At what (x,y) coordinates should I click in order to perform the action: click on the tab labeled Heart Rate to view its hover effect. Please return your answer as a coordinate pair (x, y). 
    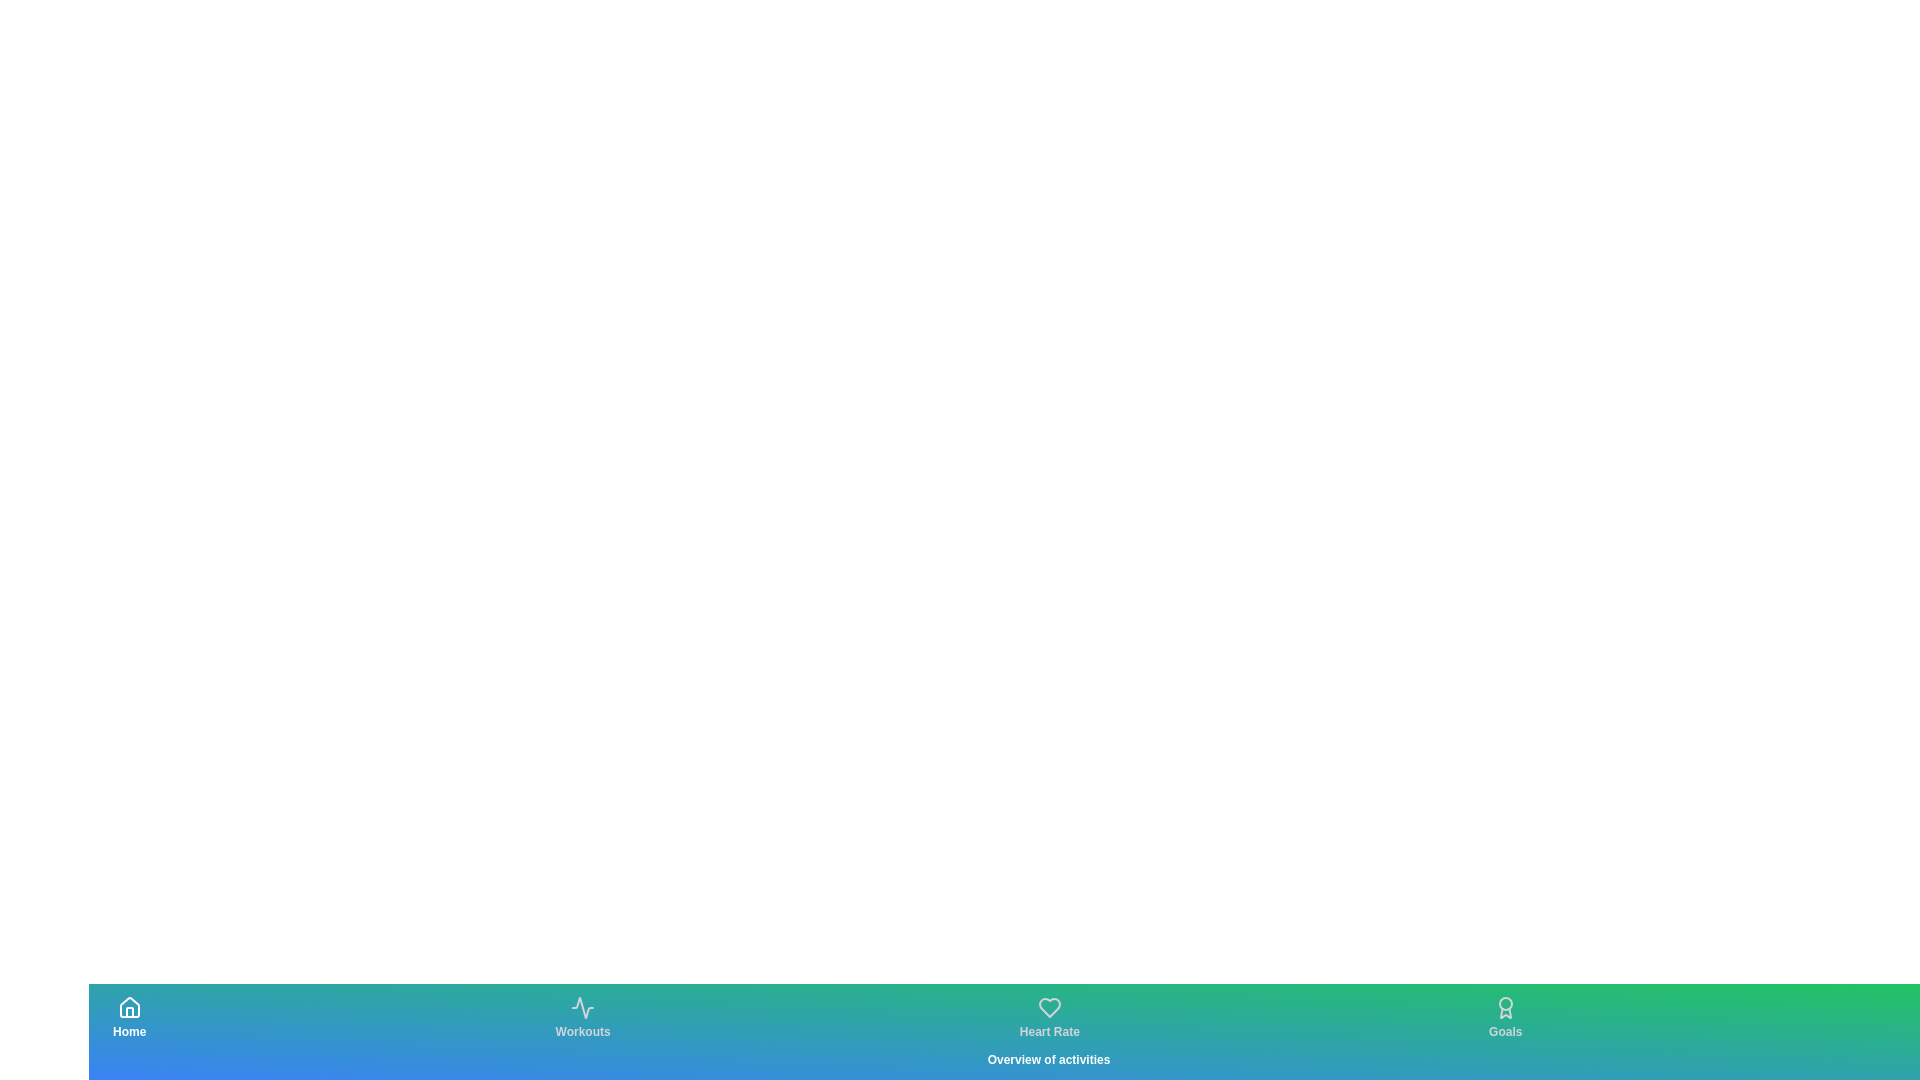
    Looking at the image, I should click on (1048, 1018).